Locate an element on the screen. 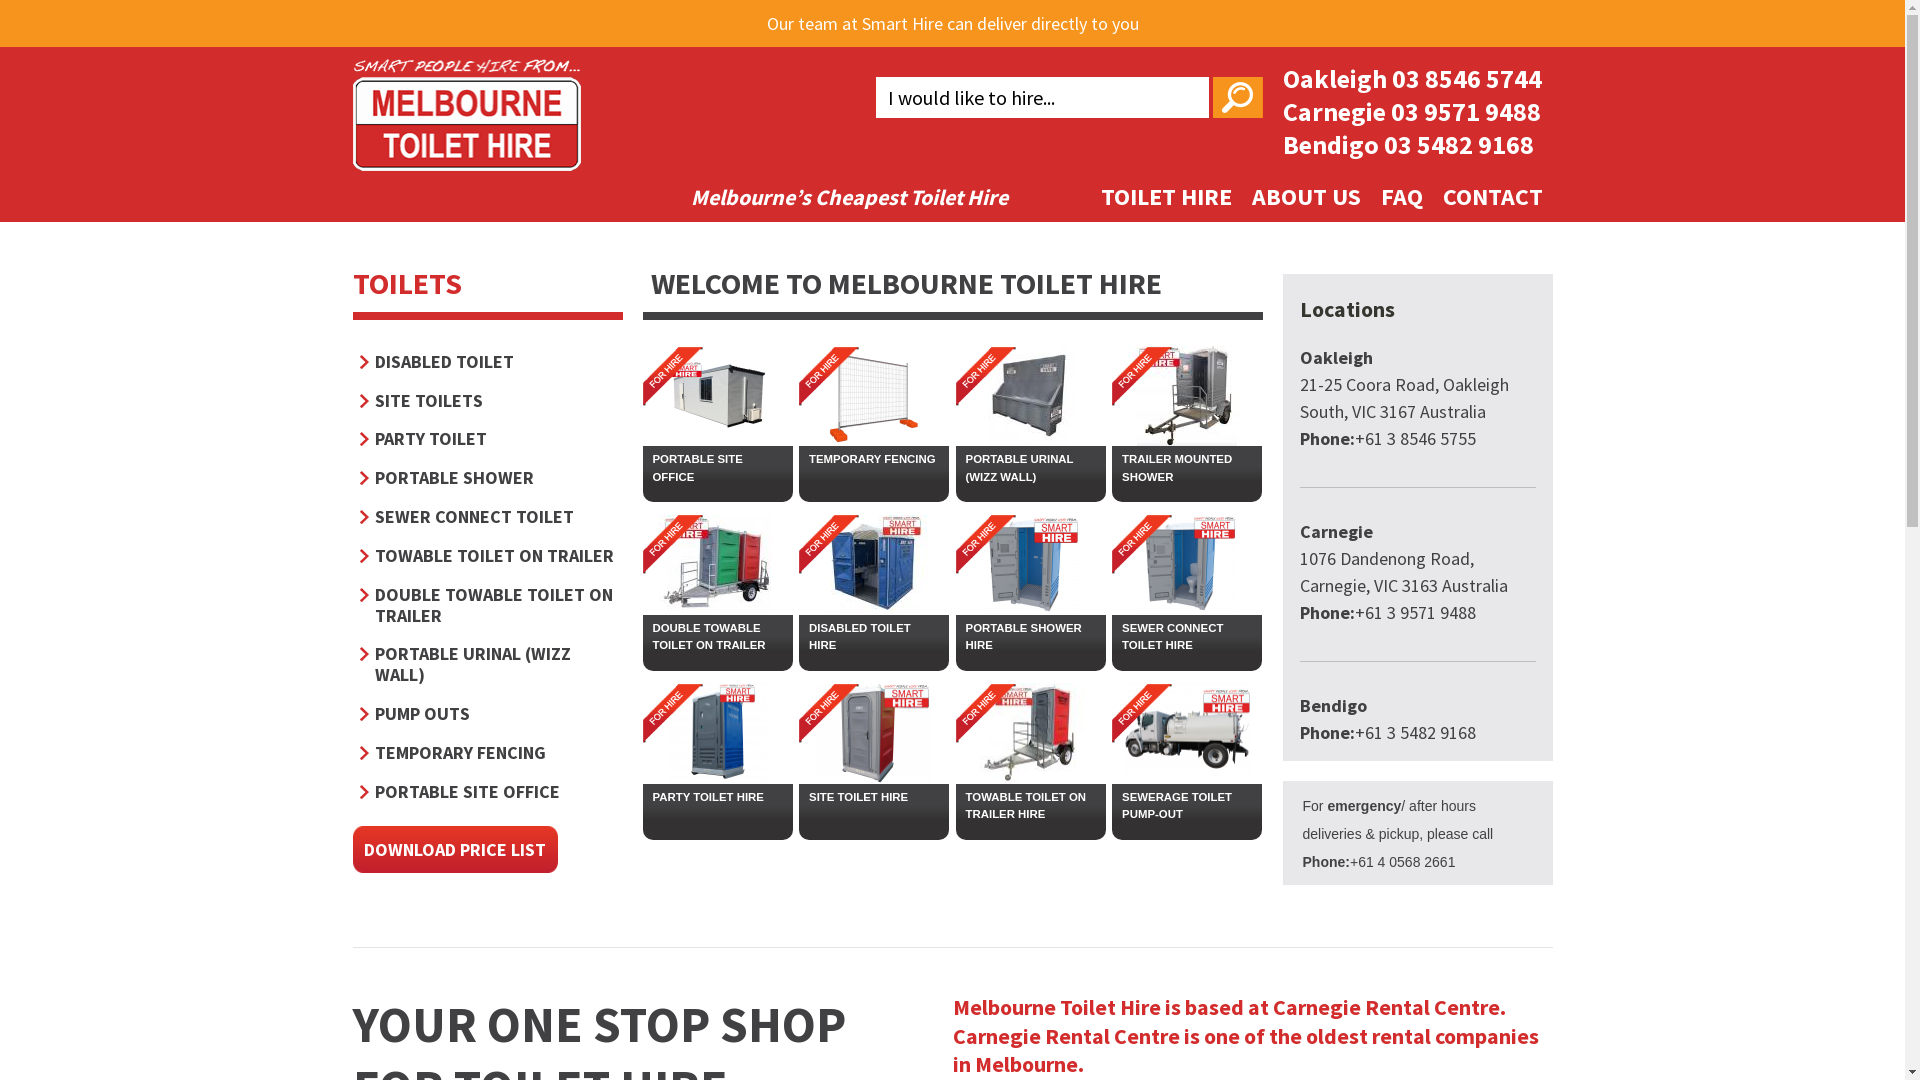 The width and height of the screenshot is (1920, 1080). 'Enter the terms you wish to search for.' is located at coordinates (1041, 97).